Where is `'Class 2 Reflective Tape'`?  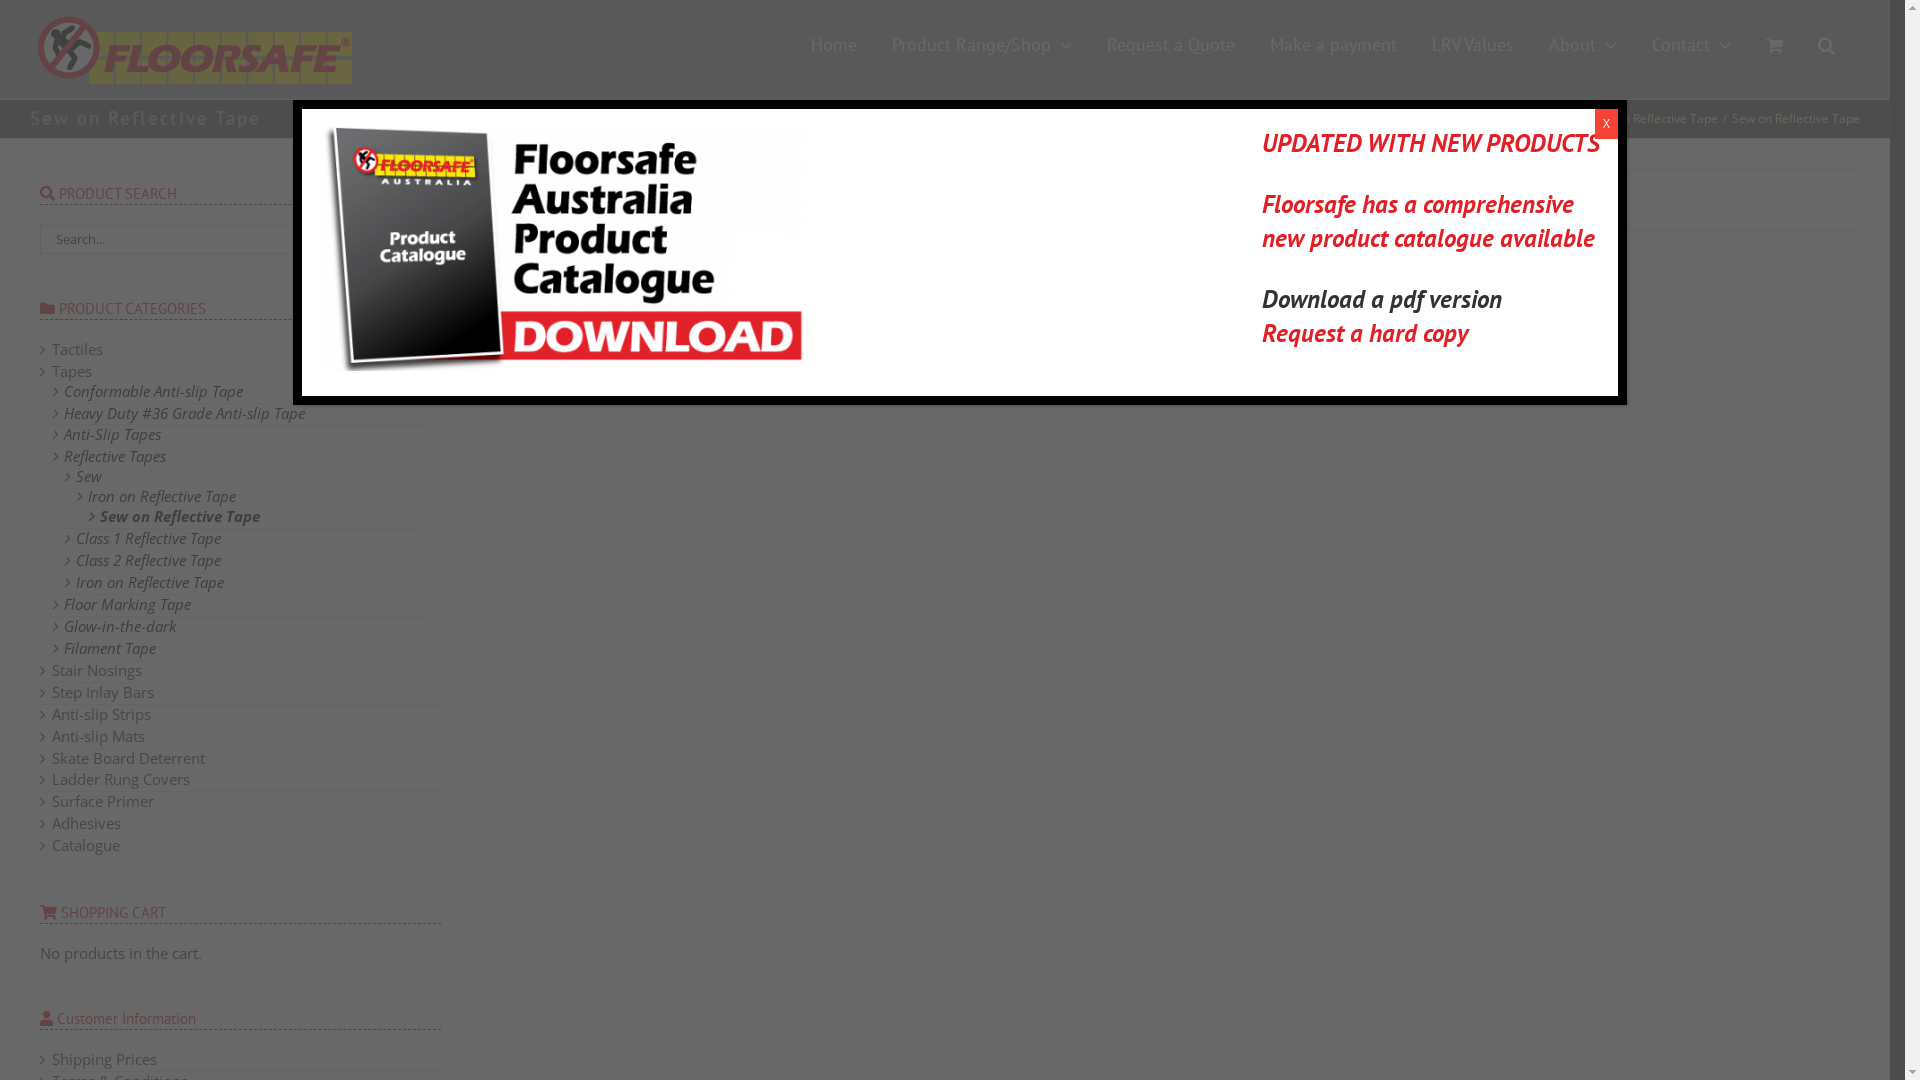
'Class 2 Reflective Tape' is located at coordinates (147, 559).